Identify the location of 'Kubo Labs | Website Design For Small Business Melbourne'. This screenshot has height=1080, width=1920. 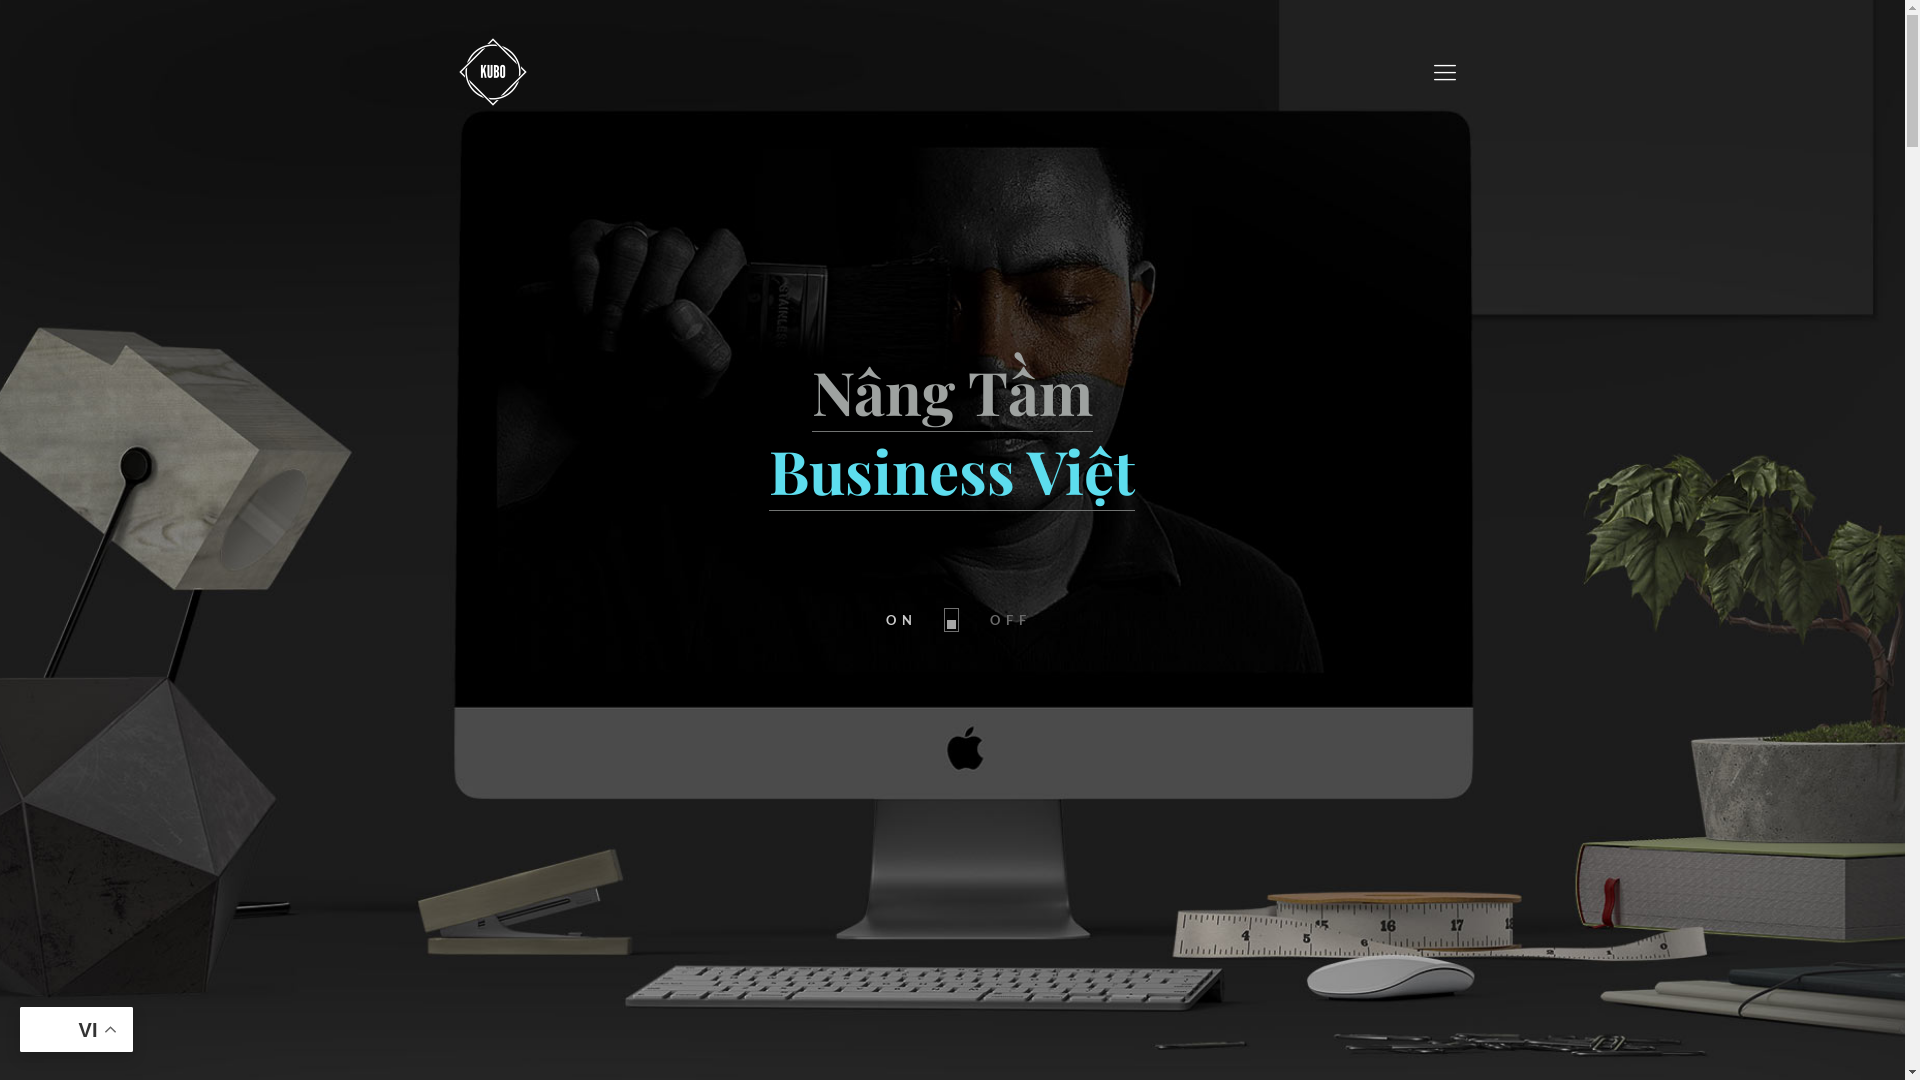
(493, 69).